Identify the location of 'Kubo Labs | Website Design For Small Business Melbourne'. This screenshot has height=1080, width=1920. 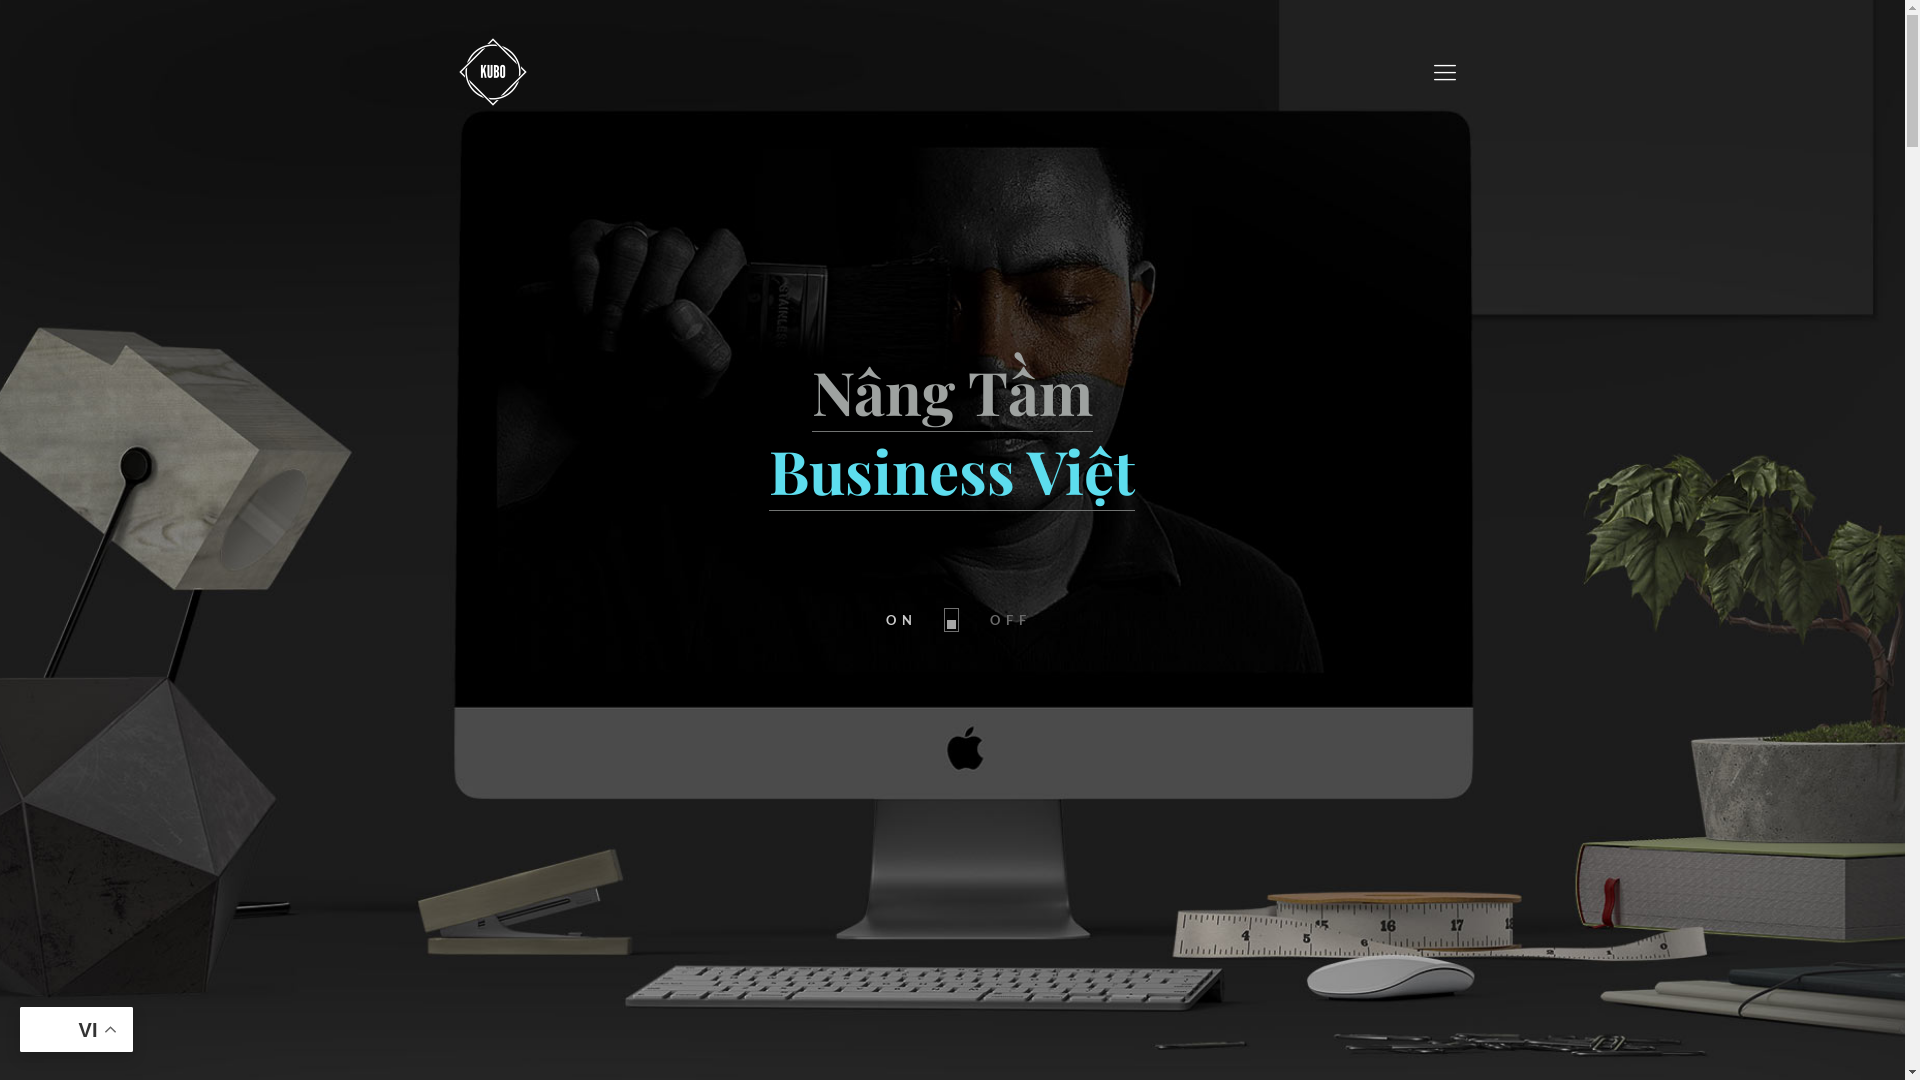
(493, 69).